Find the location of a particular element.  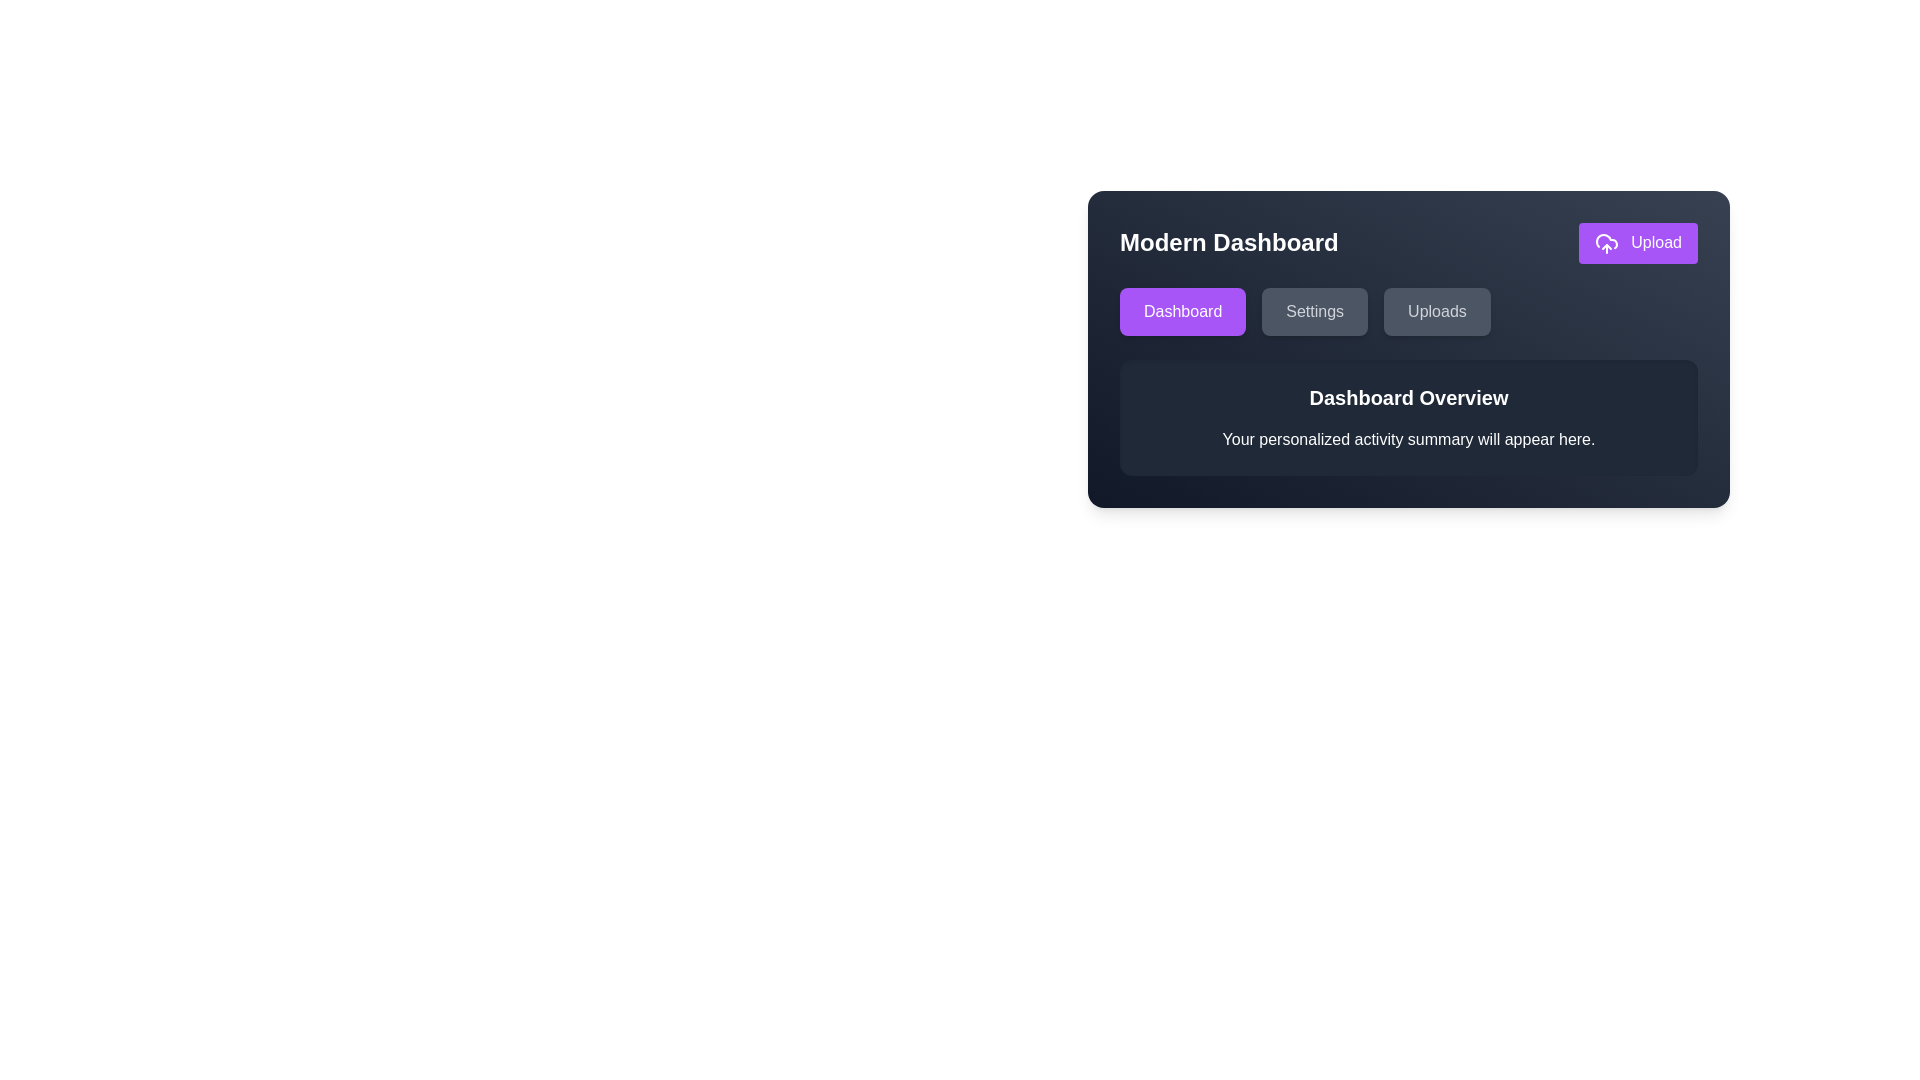

header text located within the card-like structure, which indicates the section of the application being viewed, positioned above the descriptive text about the user's activity summary is located at coordinates (1408, 397).